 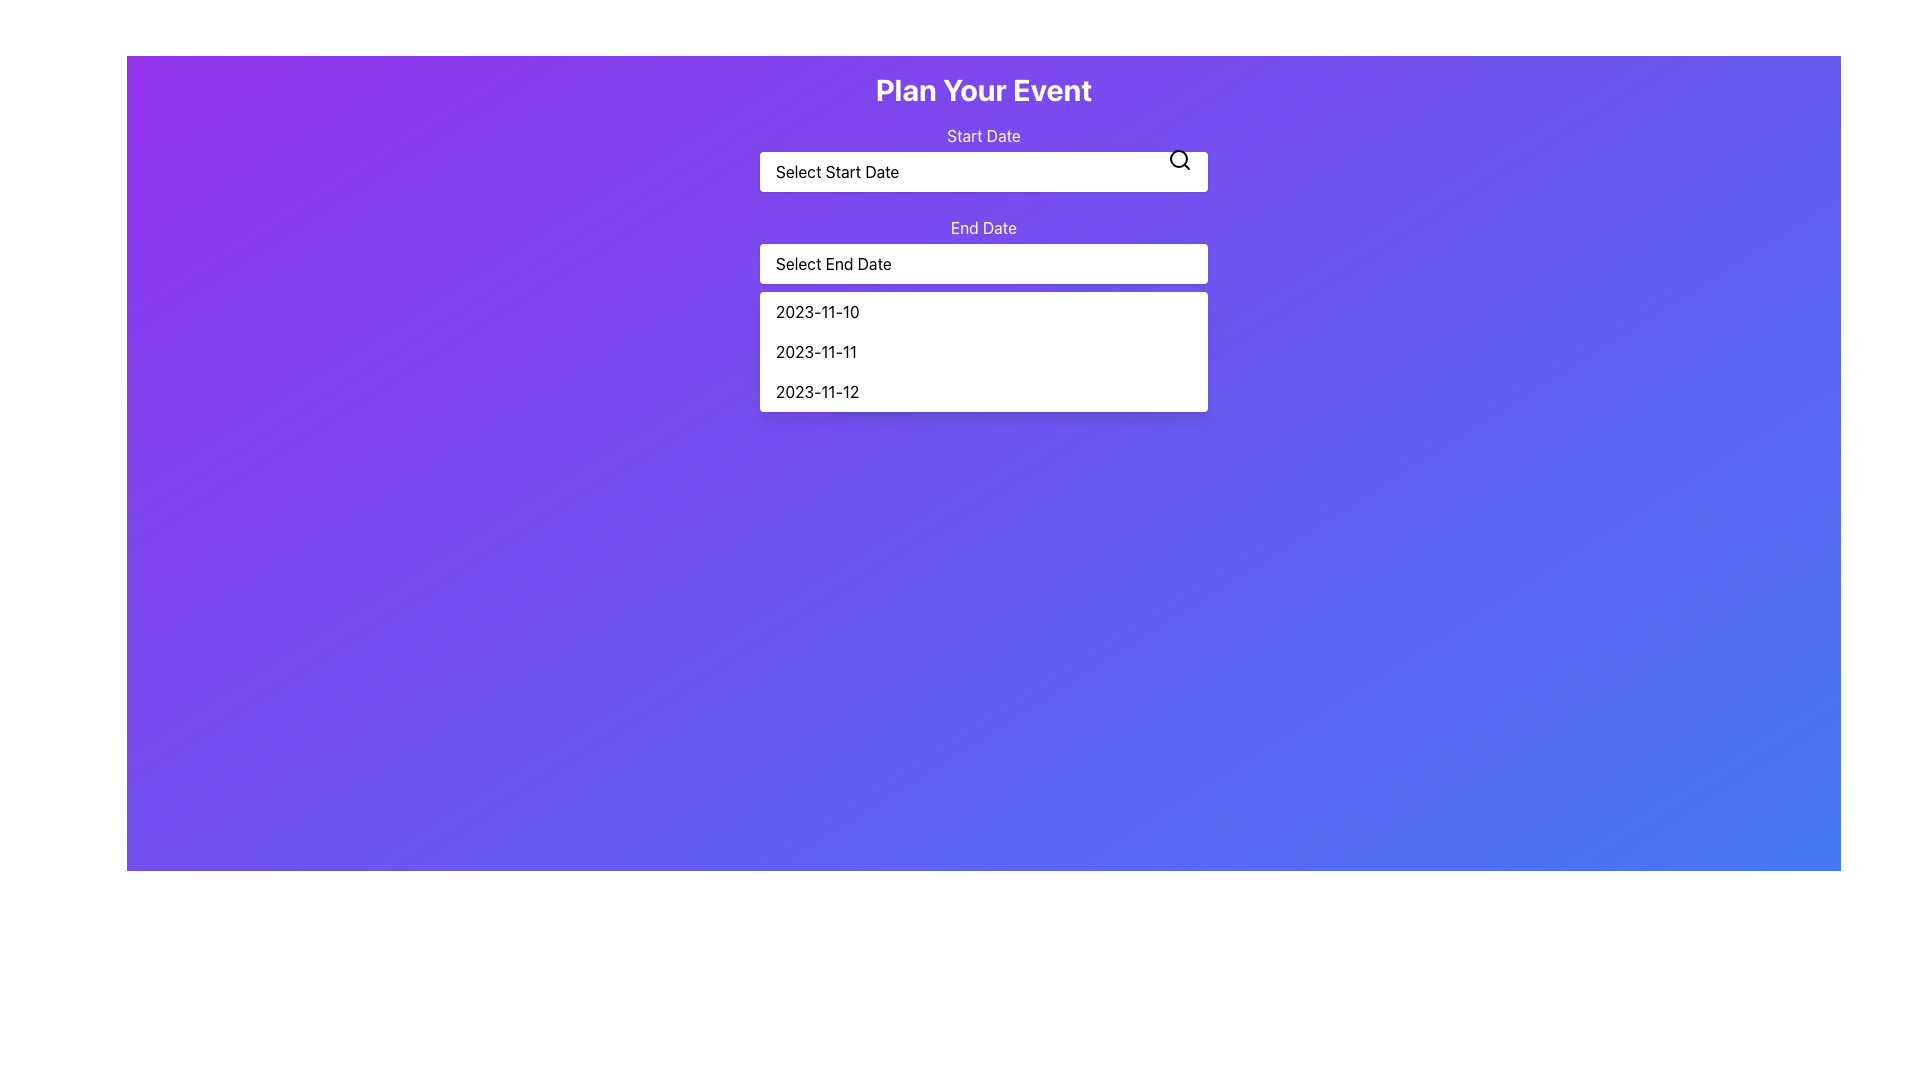 I want to click on the 'End Date' text label, which is styled in white font on a purple background, positioned above the 'Select End Date' dropdown menu, so click(x=983, y=226).